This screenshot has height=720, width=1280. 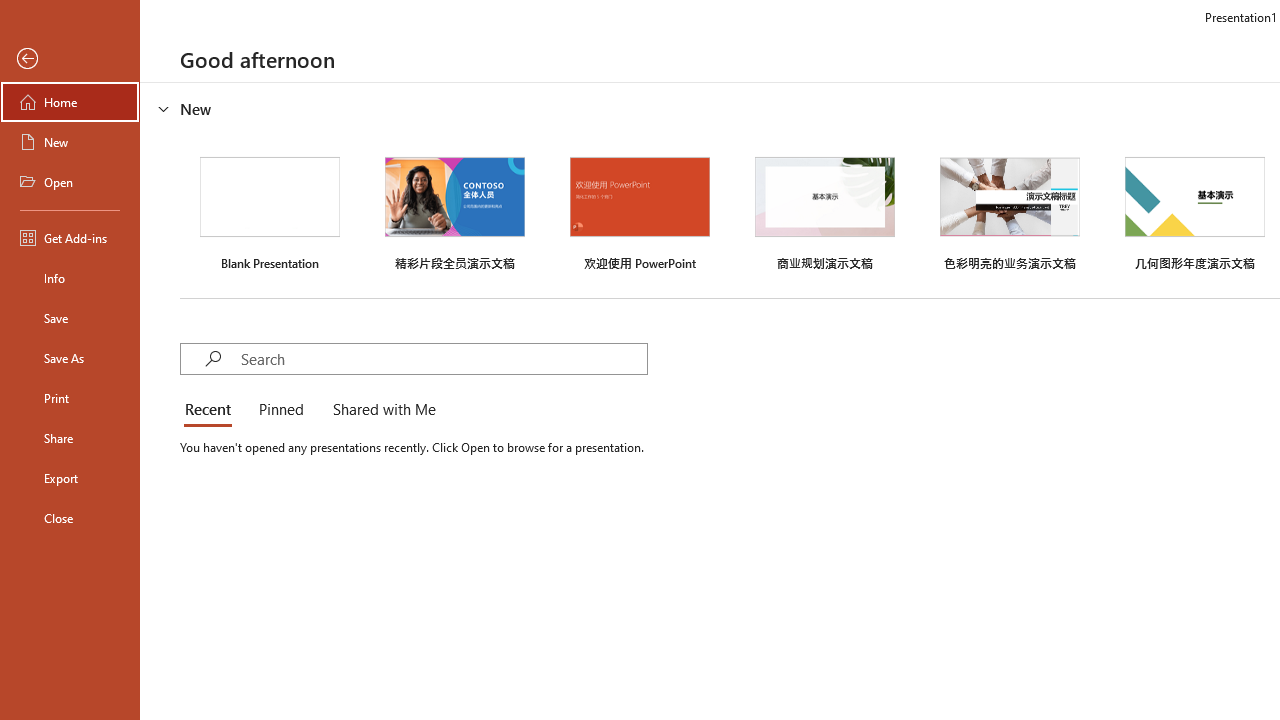 I want to click on 'Blank Presentation', so click(x=269, y=211).